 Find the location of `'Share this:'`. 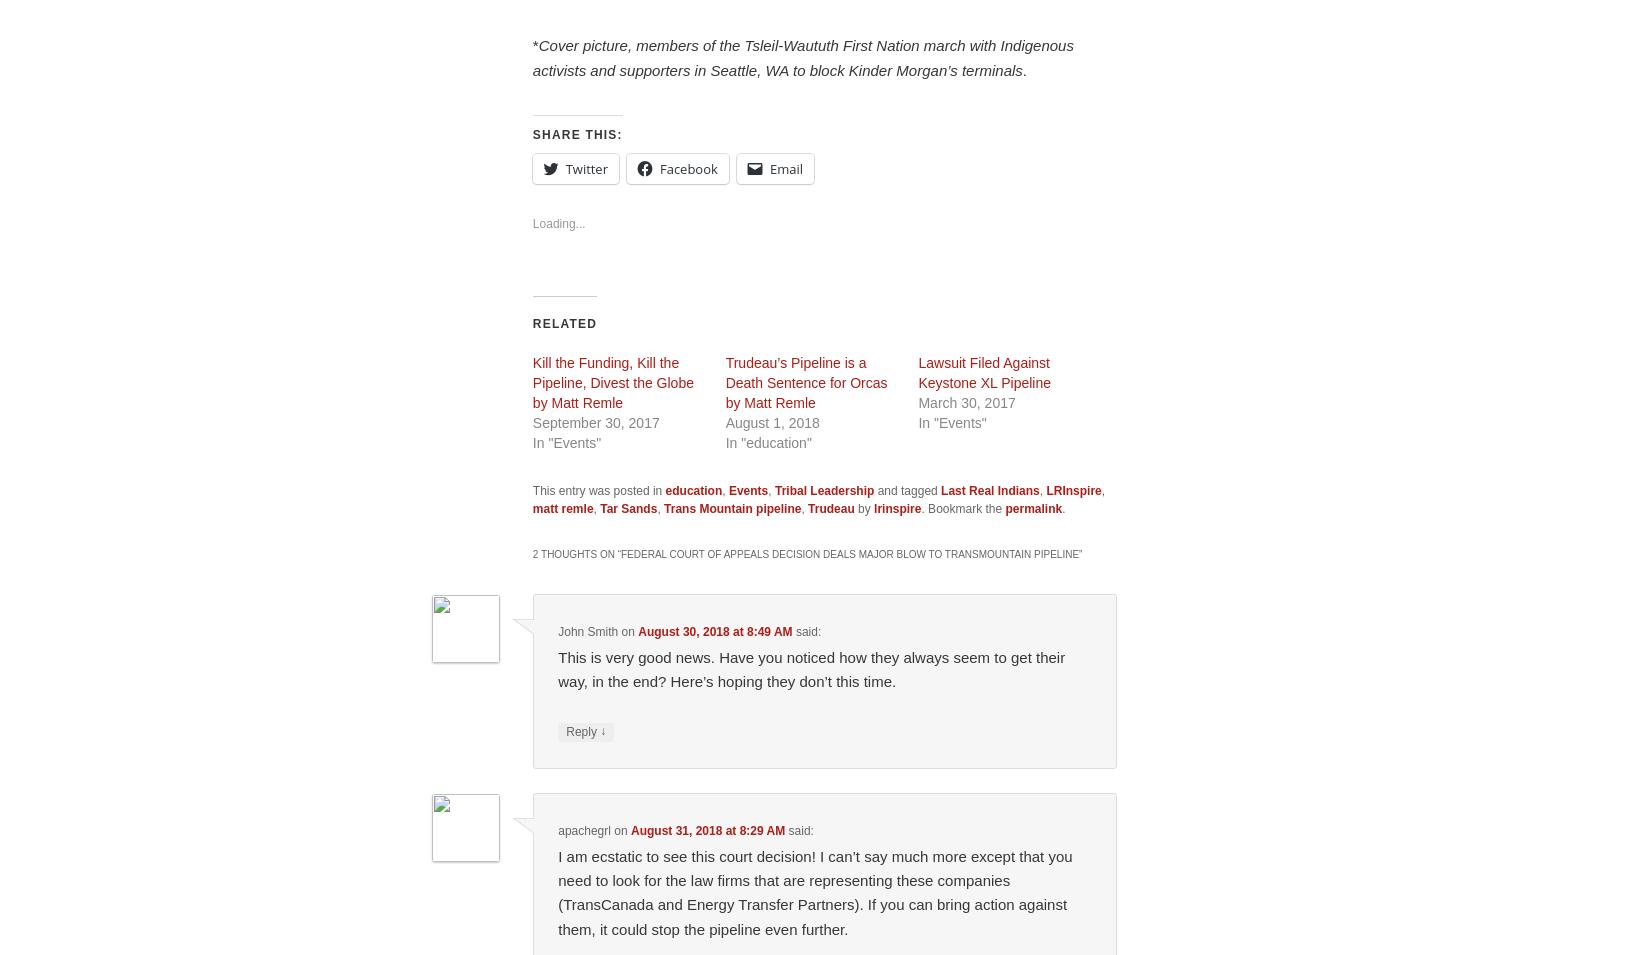

'Share this:' is located at coordinates (576, 132).